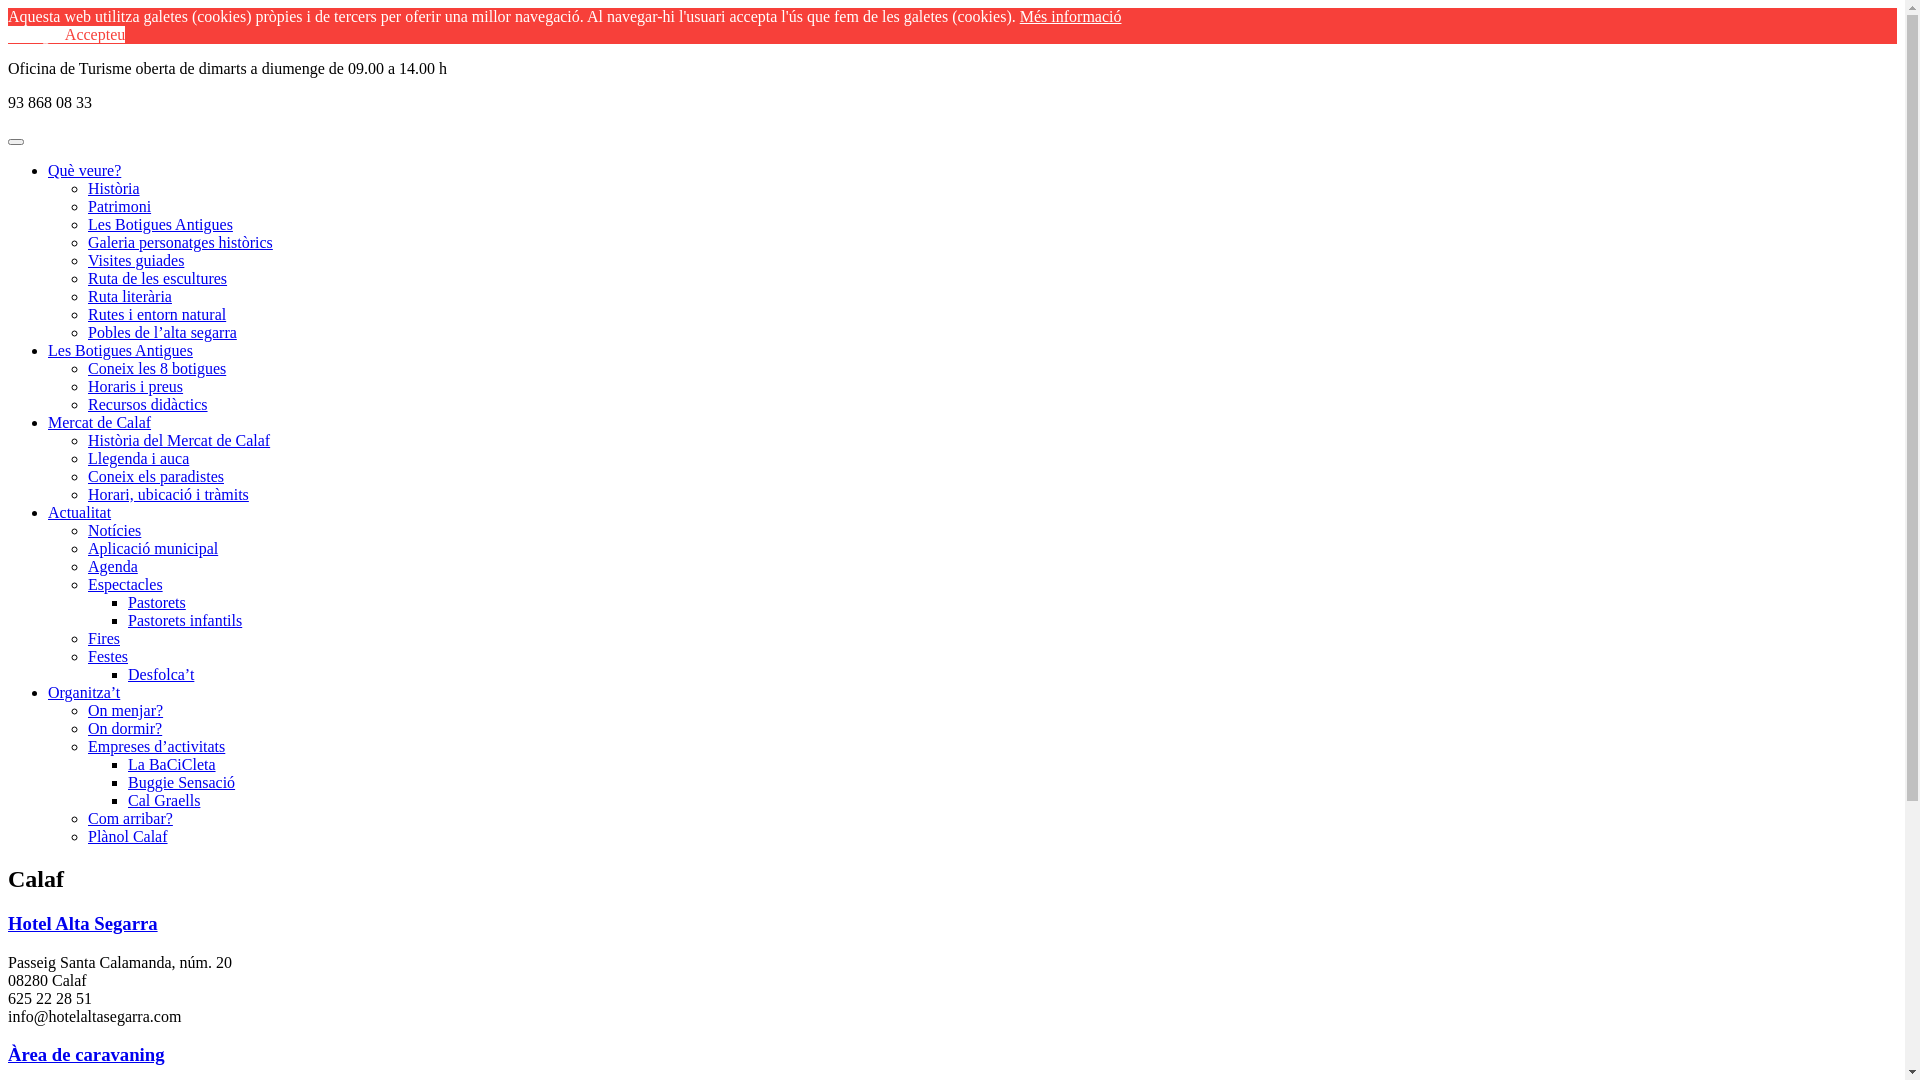 The height and width of the screenshot is (1080, 1920). What do you see at coordinates (172, 764) in the screenshot?
I see `'La BaCiCleta'` at bounding box center [172, 764].